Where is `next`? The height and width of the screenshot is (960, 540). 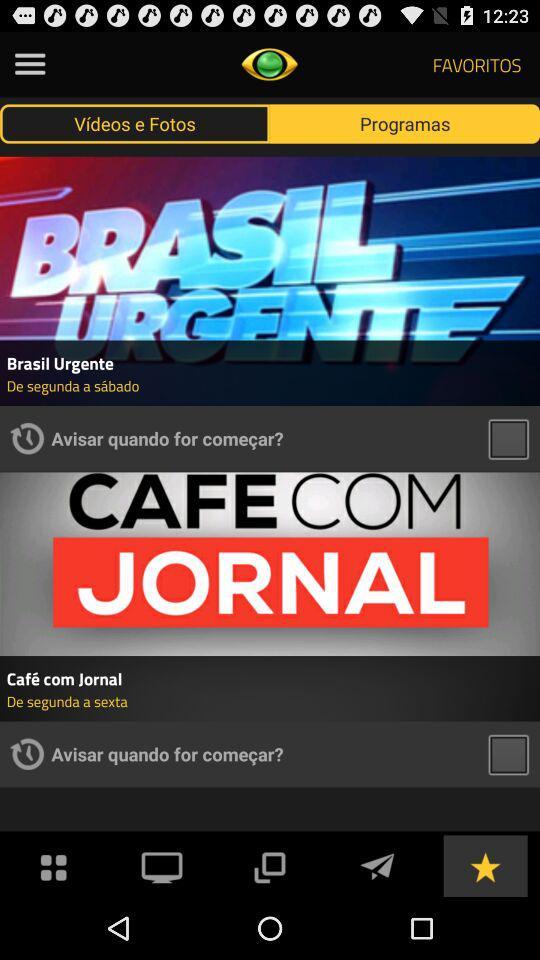
next is located at coordinates (377, 864).